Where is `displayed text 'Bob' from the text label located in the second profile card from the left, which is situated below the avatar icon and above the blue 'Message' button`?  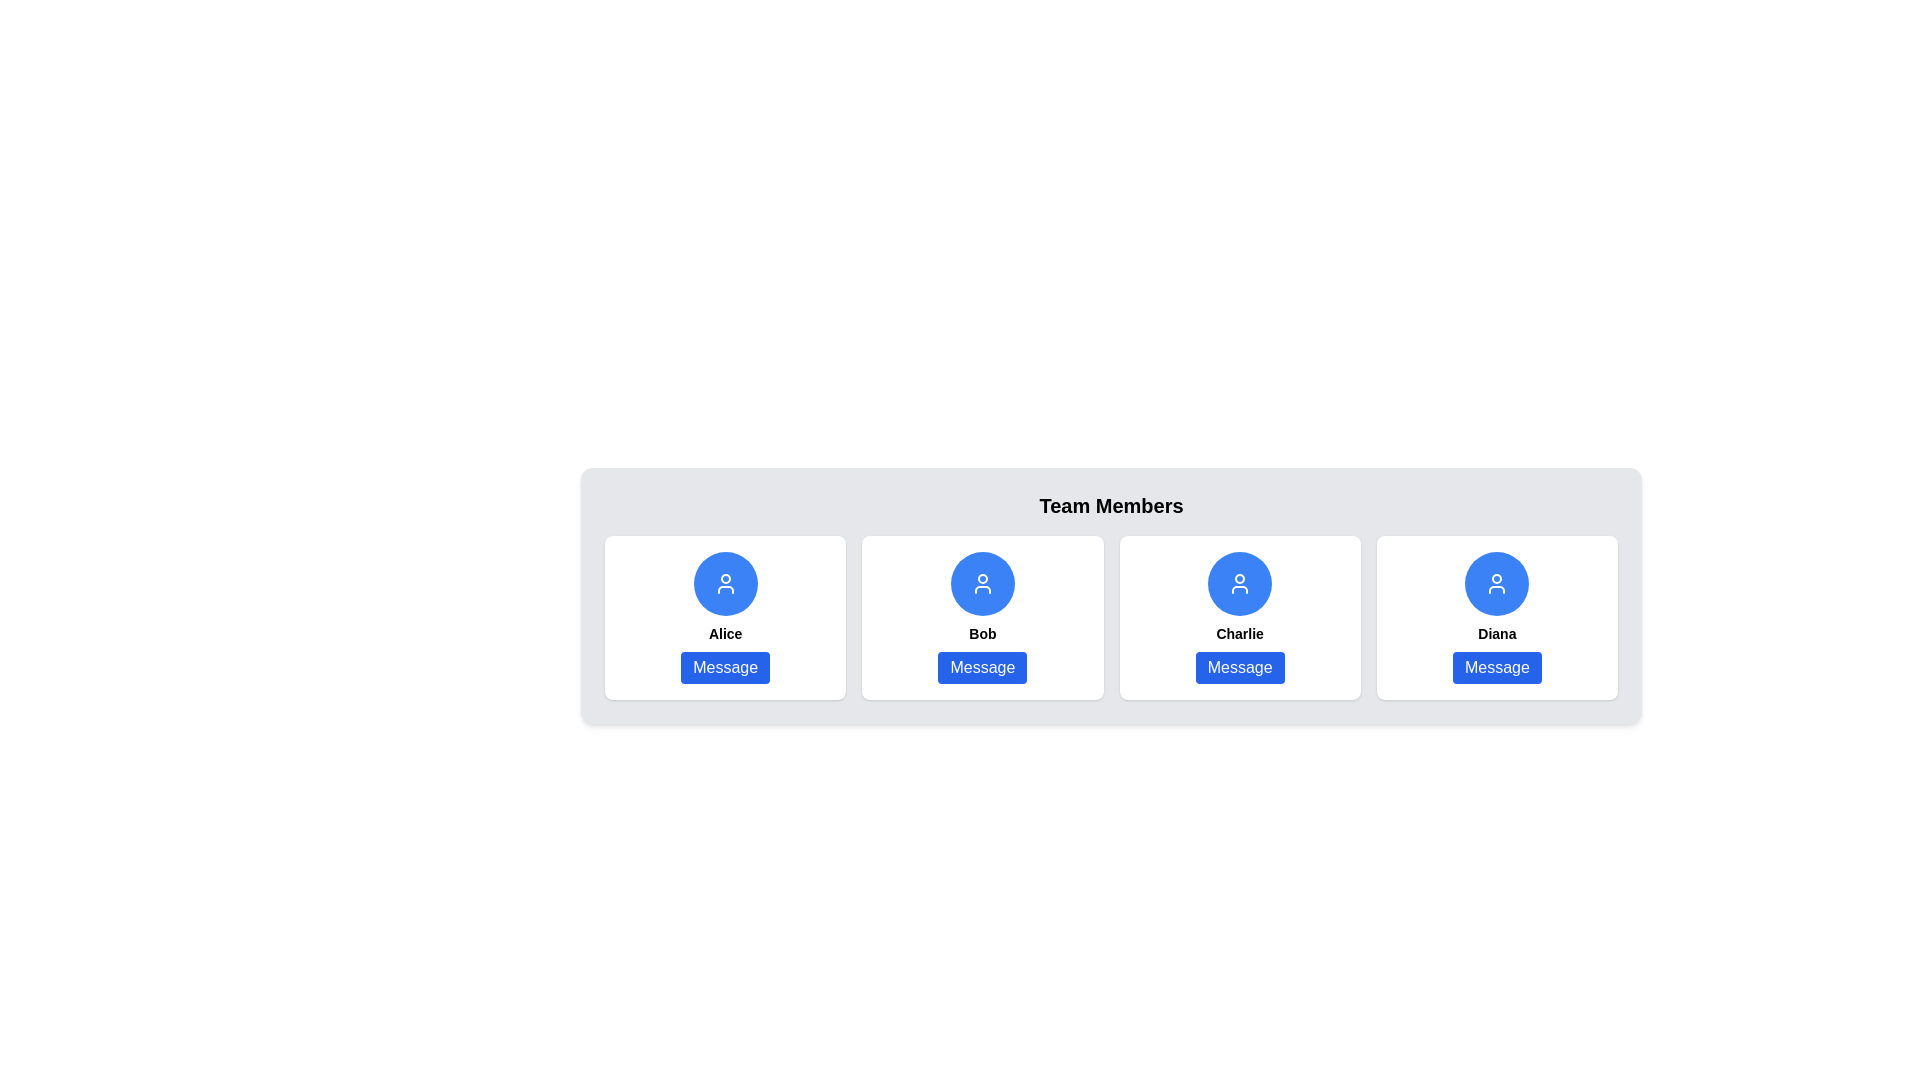 displayed text 'Bob' from the text label located in the second profile card from the left, which is situated below the avatar icon and above the blue 'Message' button is located at coordinates (982, 633).